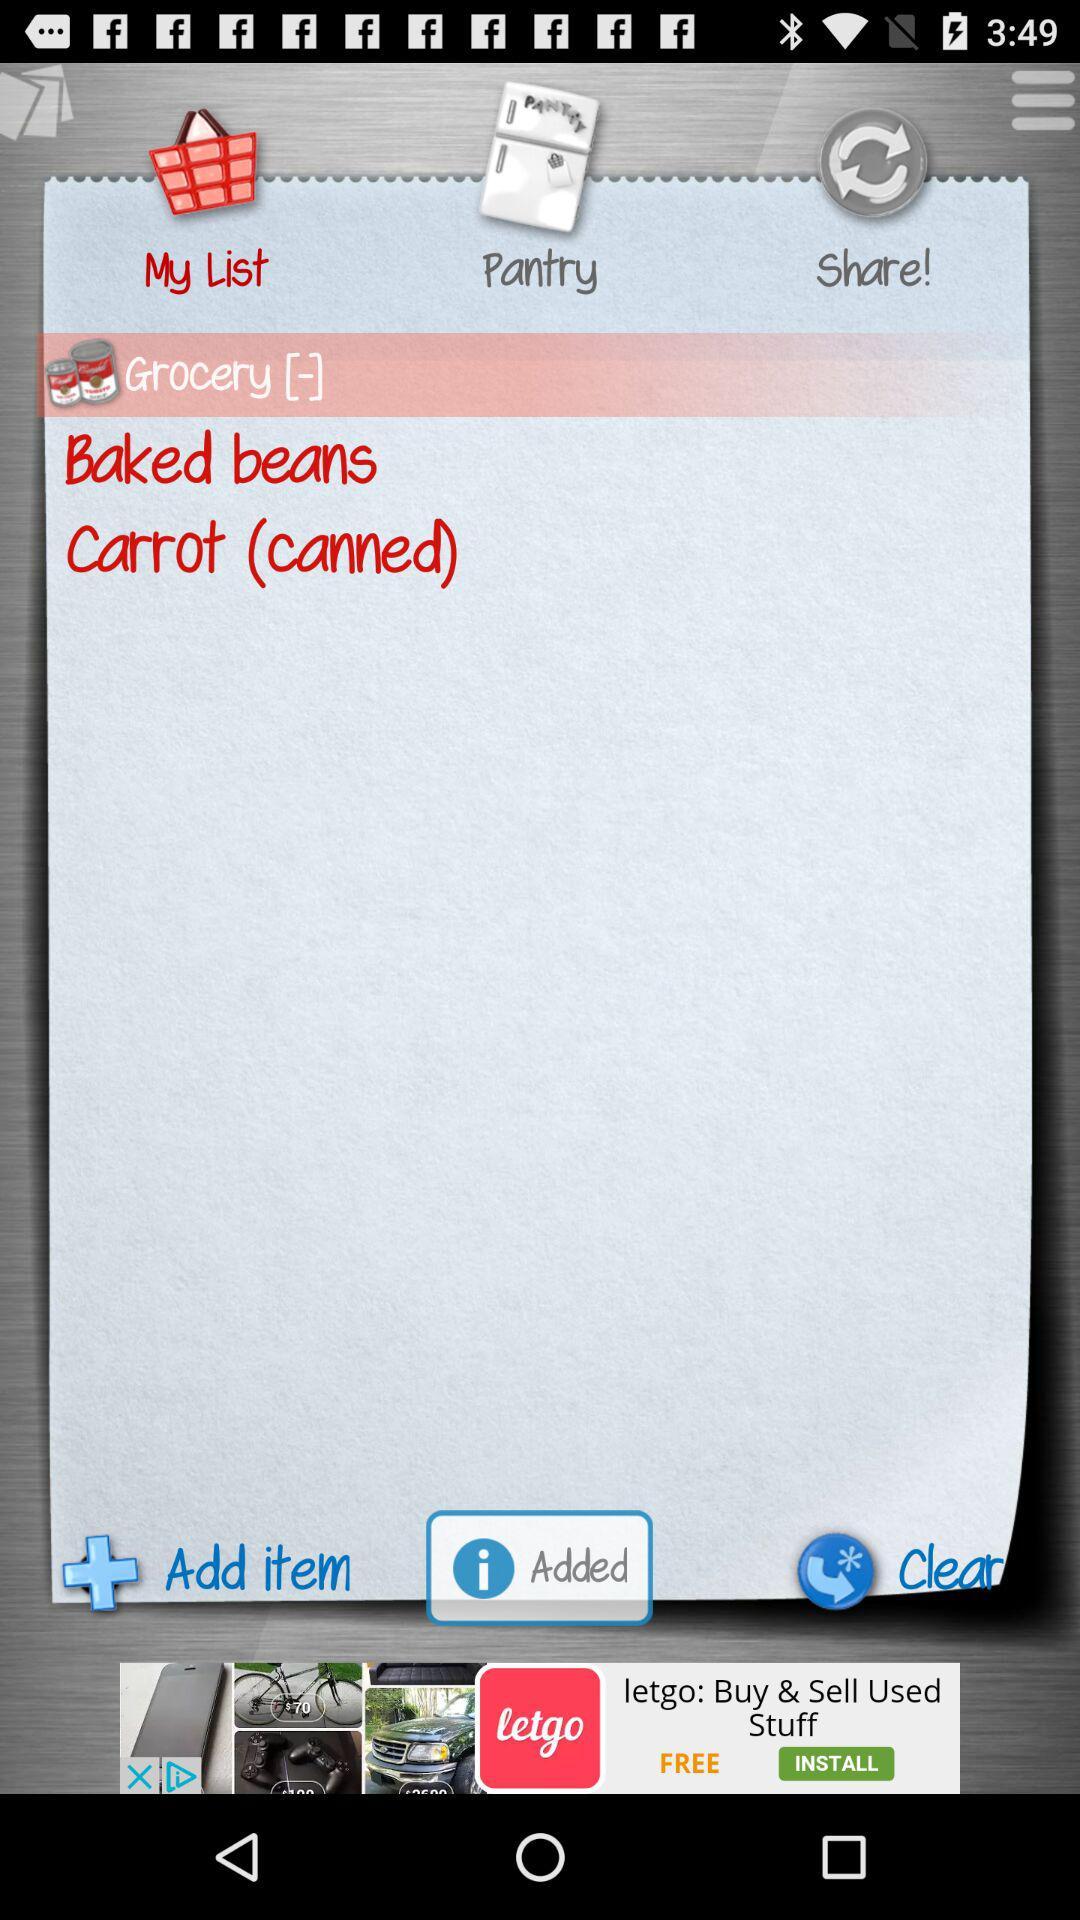  I want to click on visit advertised website, so click(540, 1727).